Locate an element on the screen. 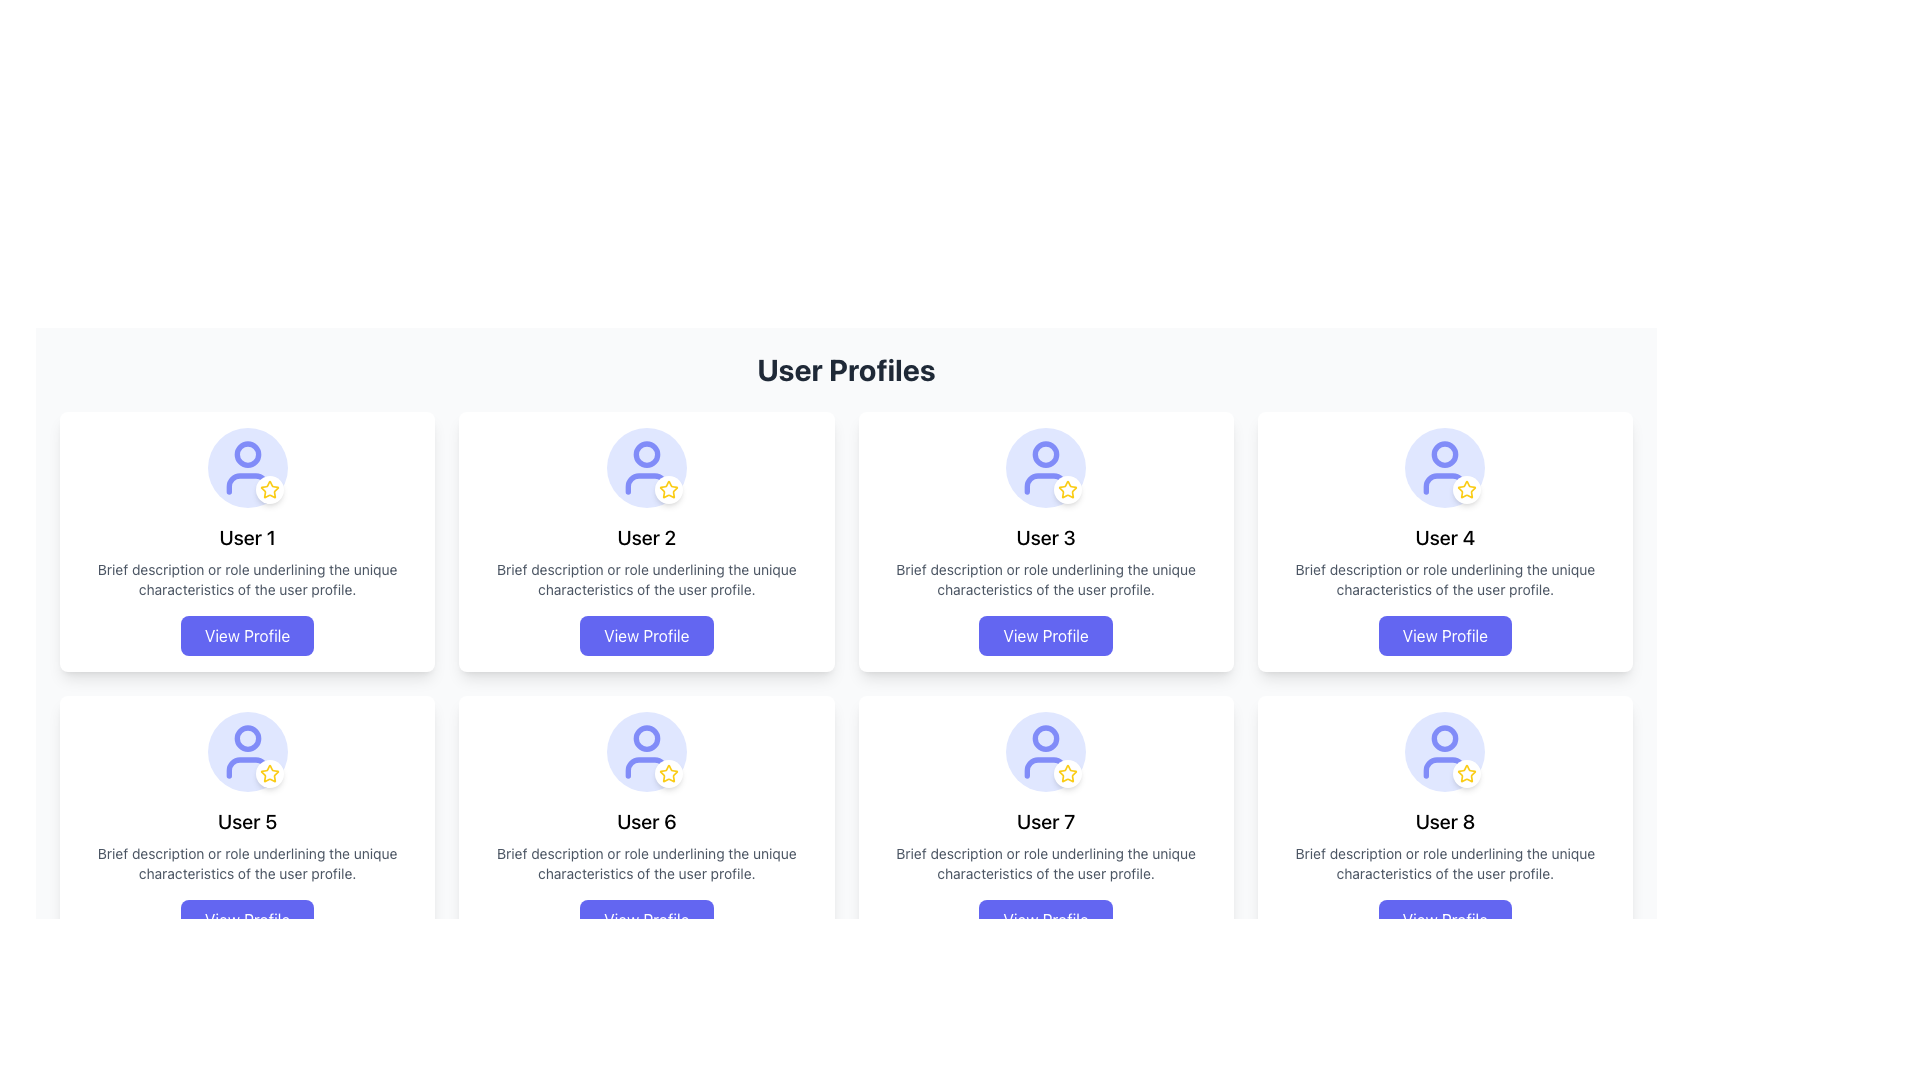 The height and width of the screenshot is (1080, 1920). the descriptive label text located in the user profile card for 'User 1', which is positioned below the 'User 1' title and above the 'View Profile' button is located at coordinates (246, 579).